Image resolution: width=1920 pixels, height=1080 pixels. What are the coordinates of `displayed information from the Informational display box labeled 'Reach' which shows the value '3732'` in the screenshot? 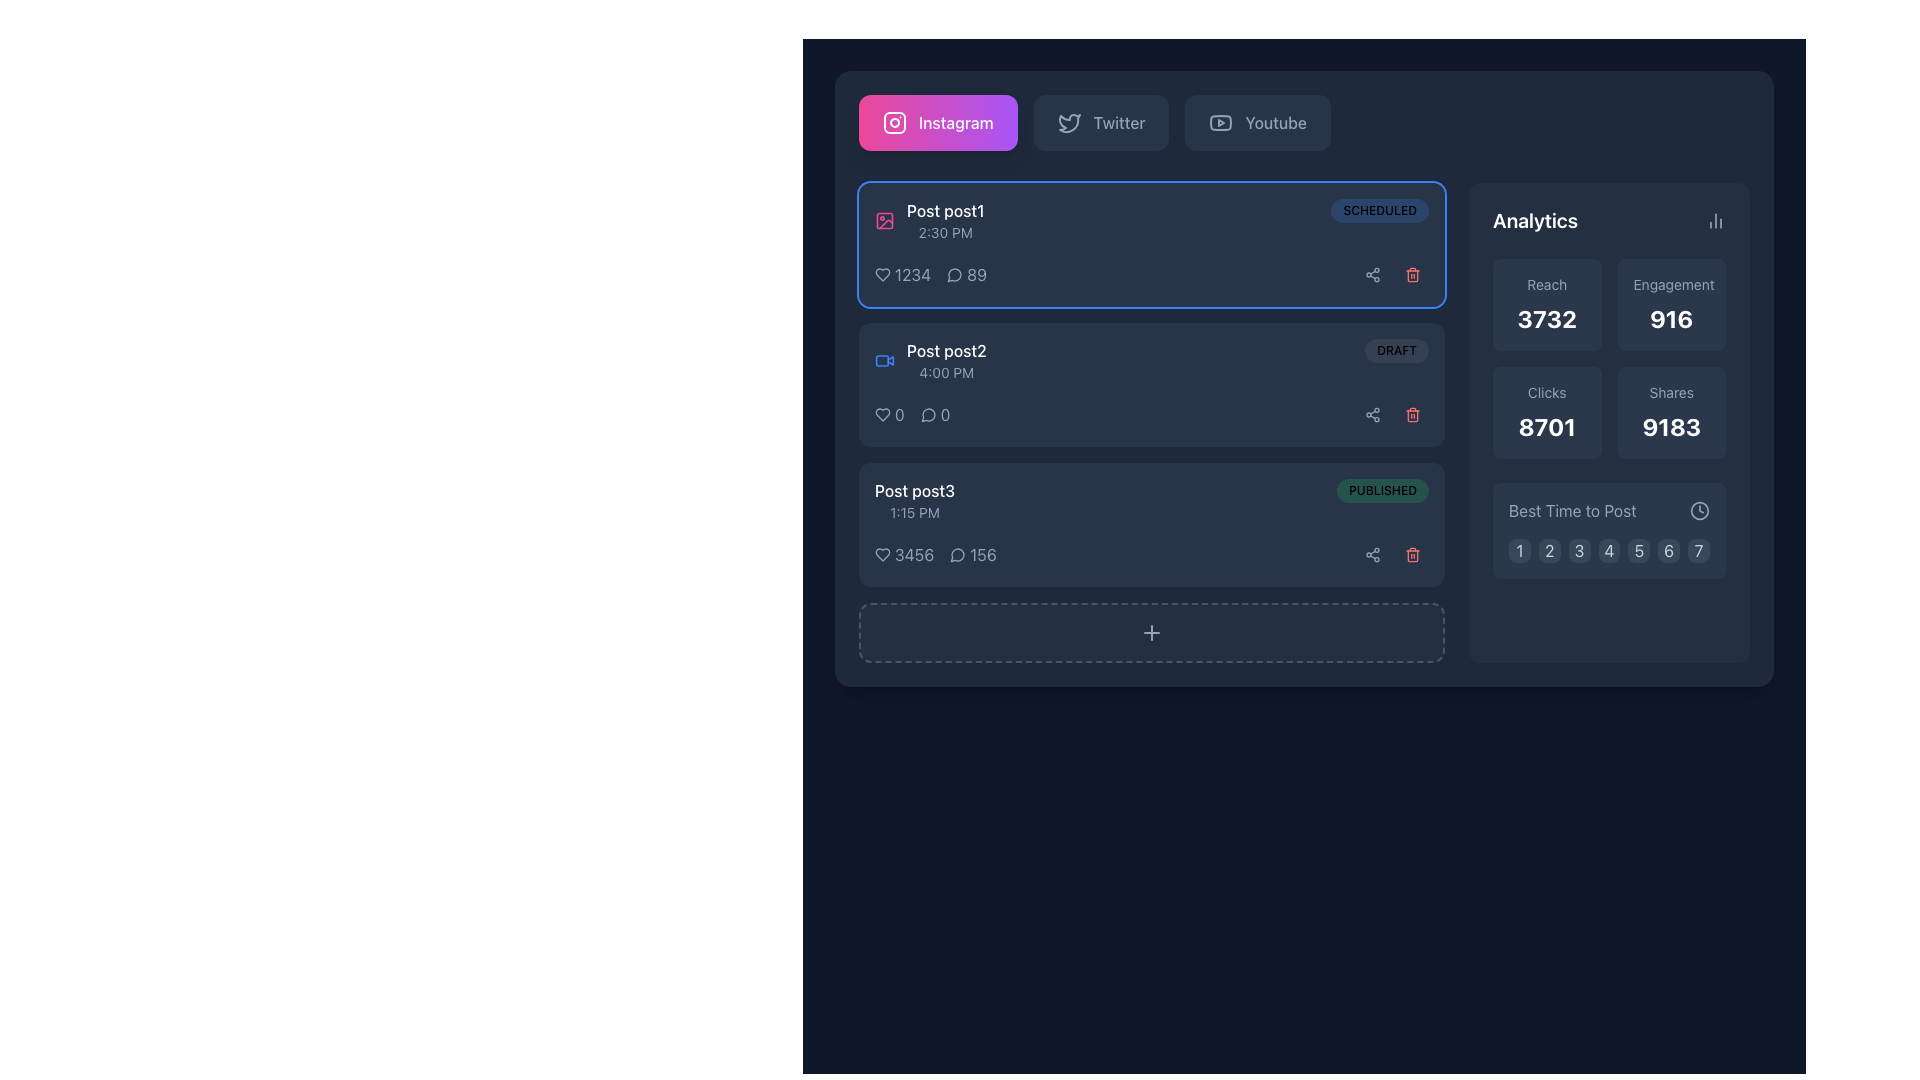 It's located at (1546, 304).